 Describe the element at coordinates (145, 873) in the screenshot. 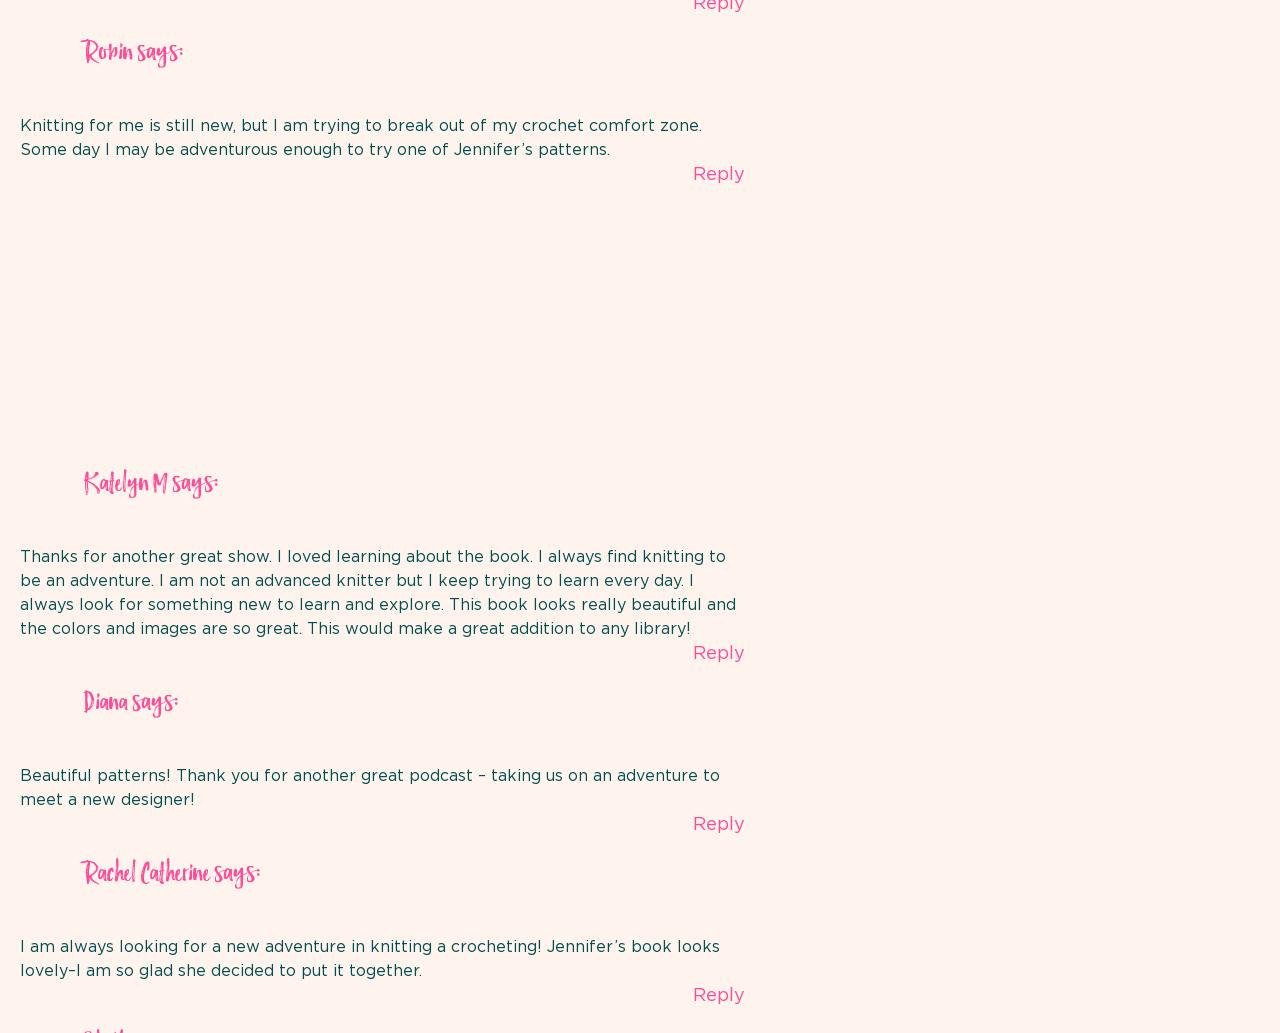

I see `'Rachel Catherine'` at that location.